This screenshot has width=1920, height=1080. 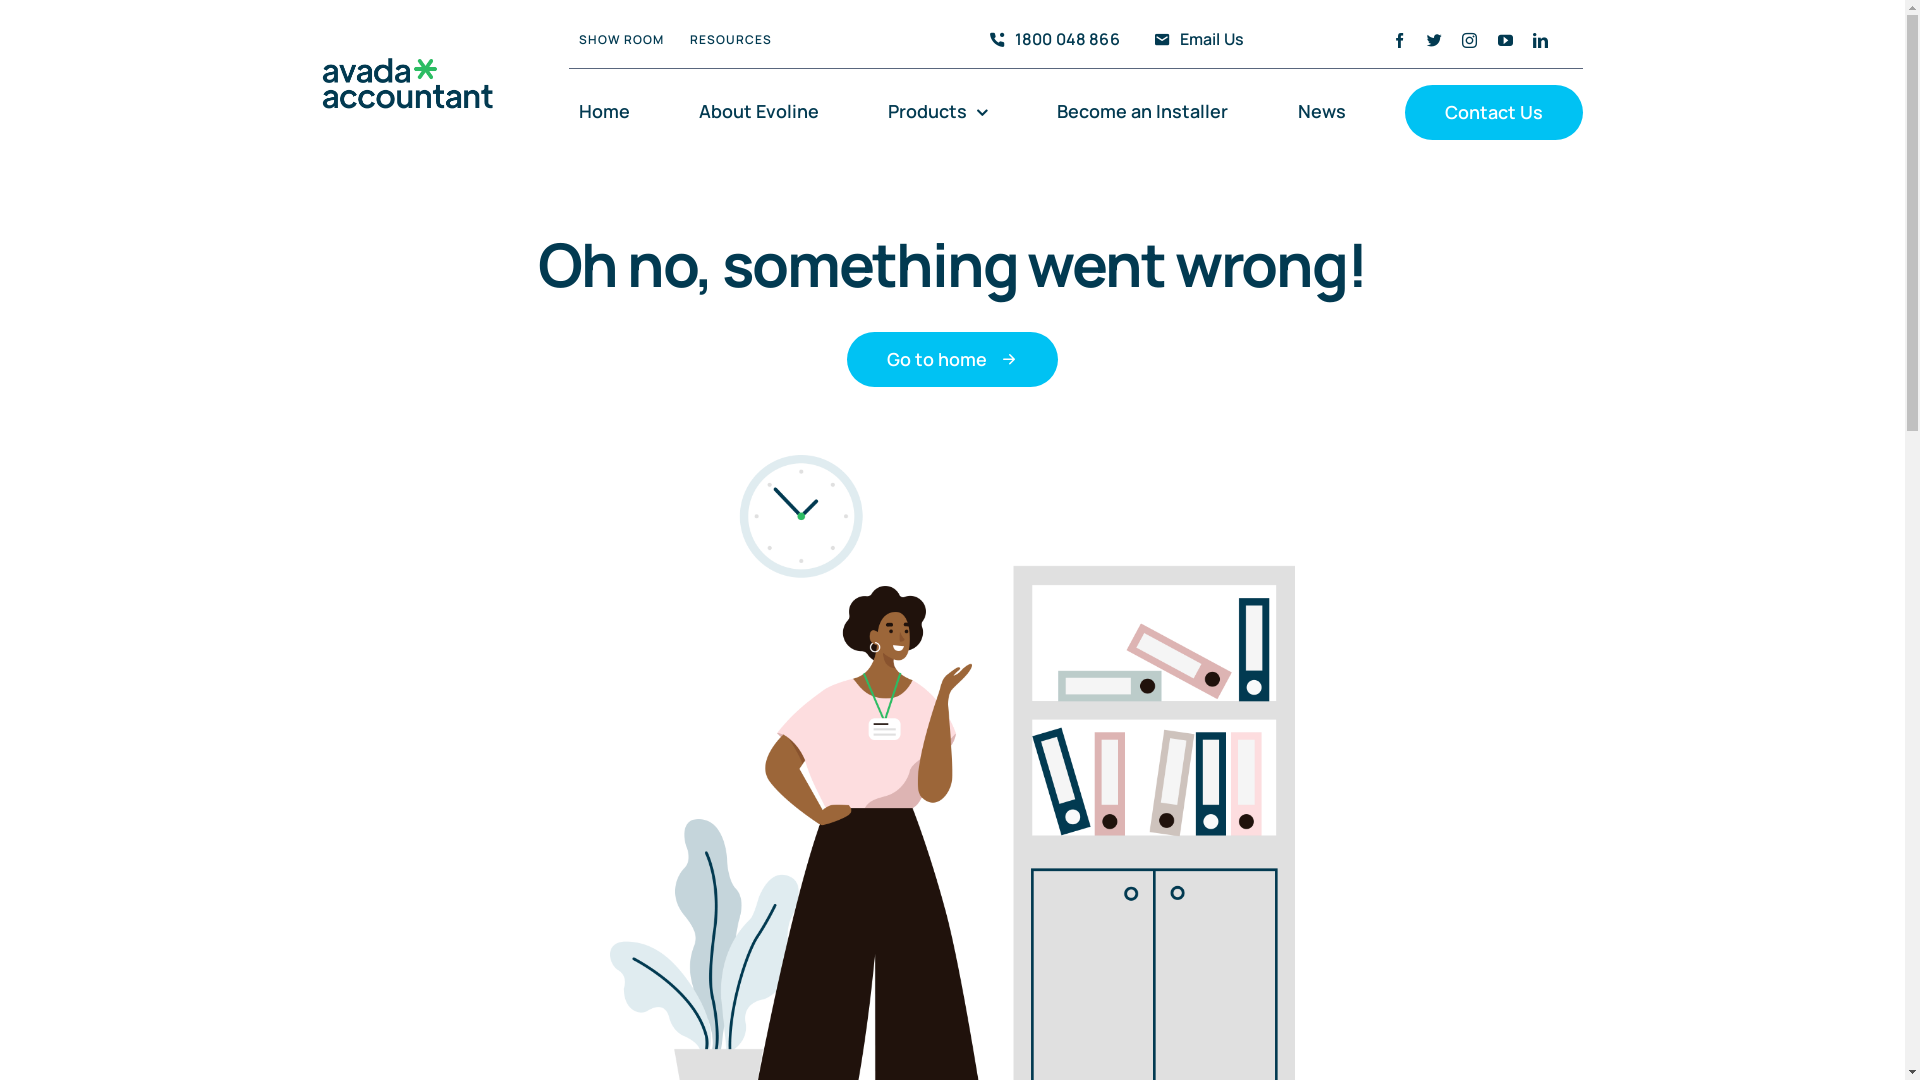 What do you see at coordinates (568, 39) in the screenshot?
I see `'SHOW ROOM'` at bounding box center [568, 39].